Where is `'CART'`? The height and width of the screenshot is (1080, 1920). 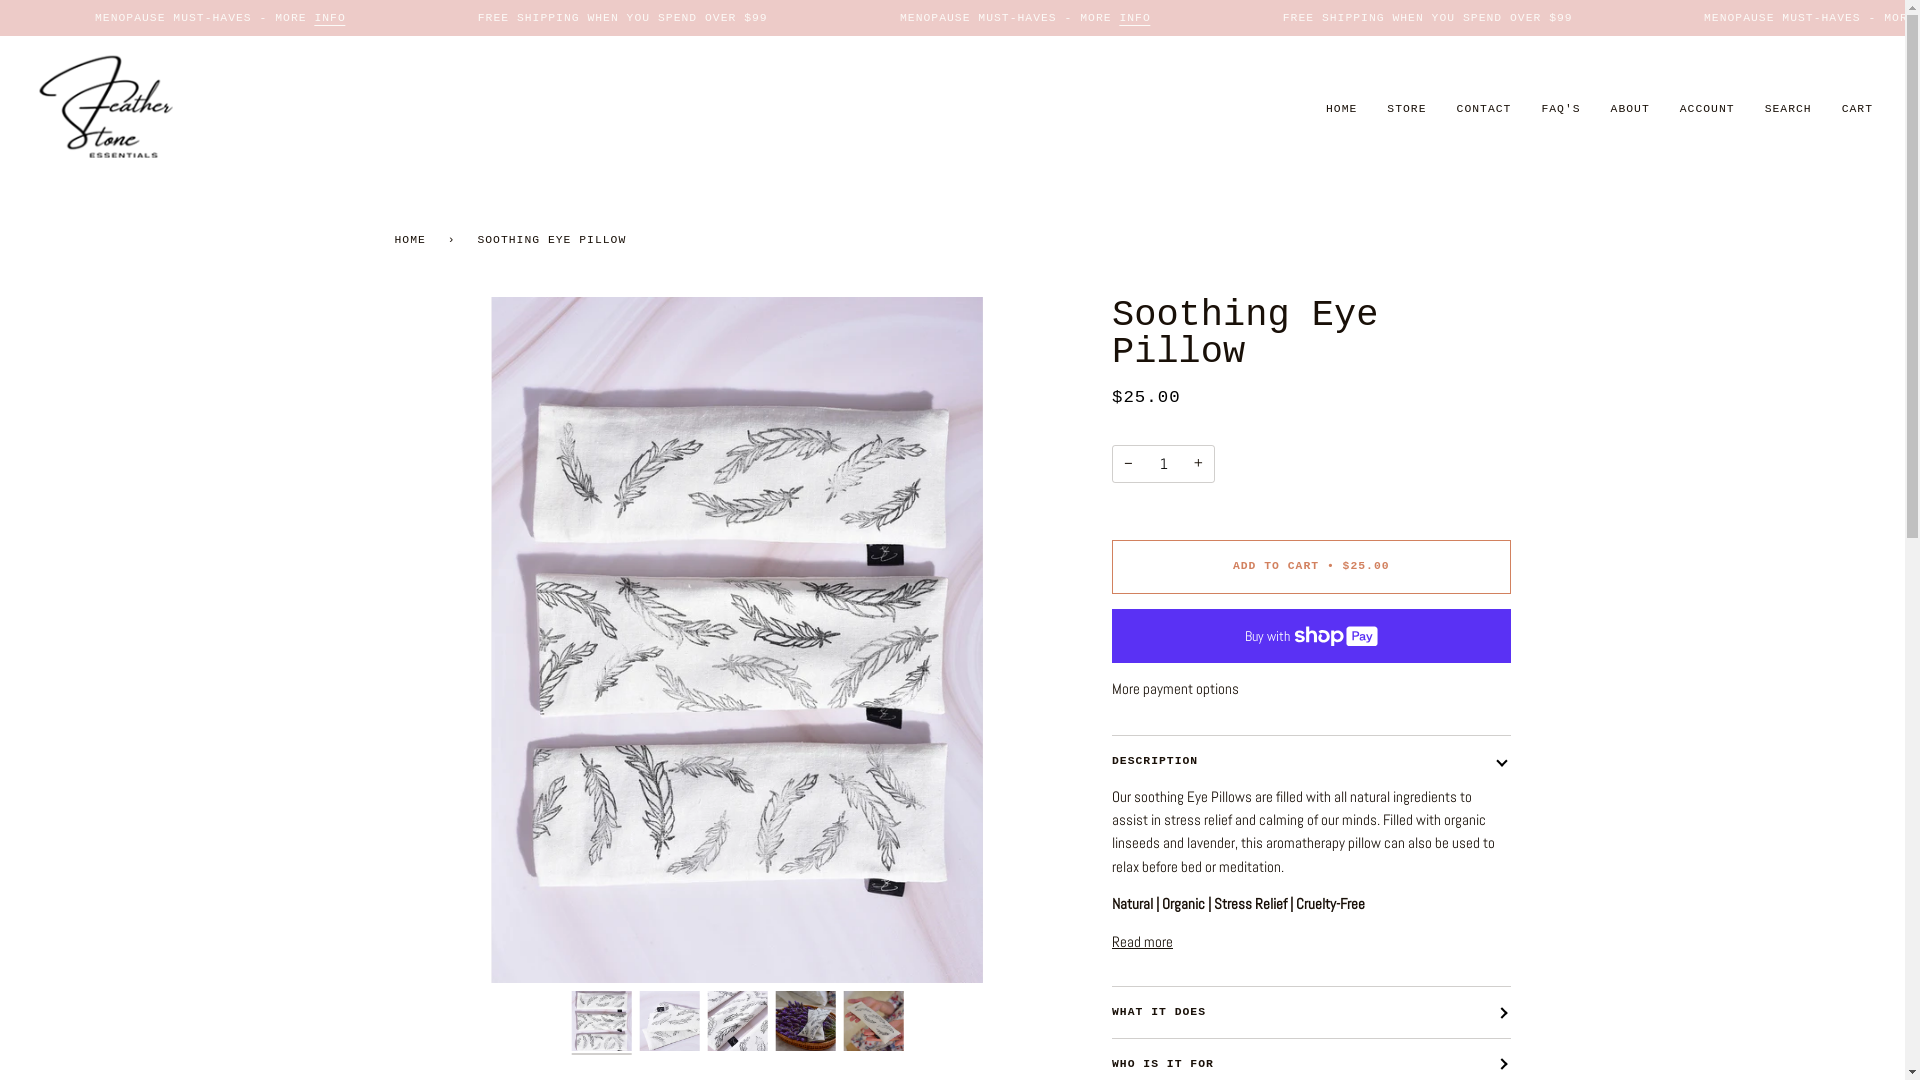 'CART' is located at coordinates (1856, 108).